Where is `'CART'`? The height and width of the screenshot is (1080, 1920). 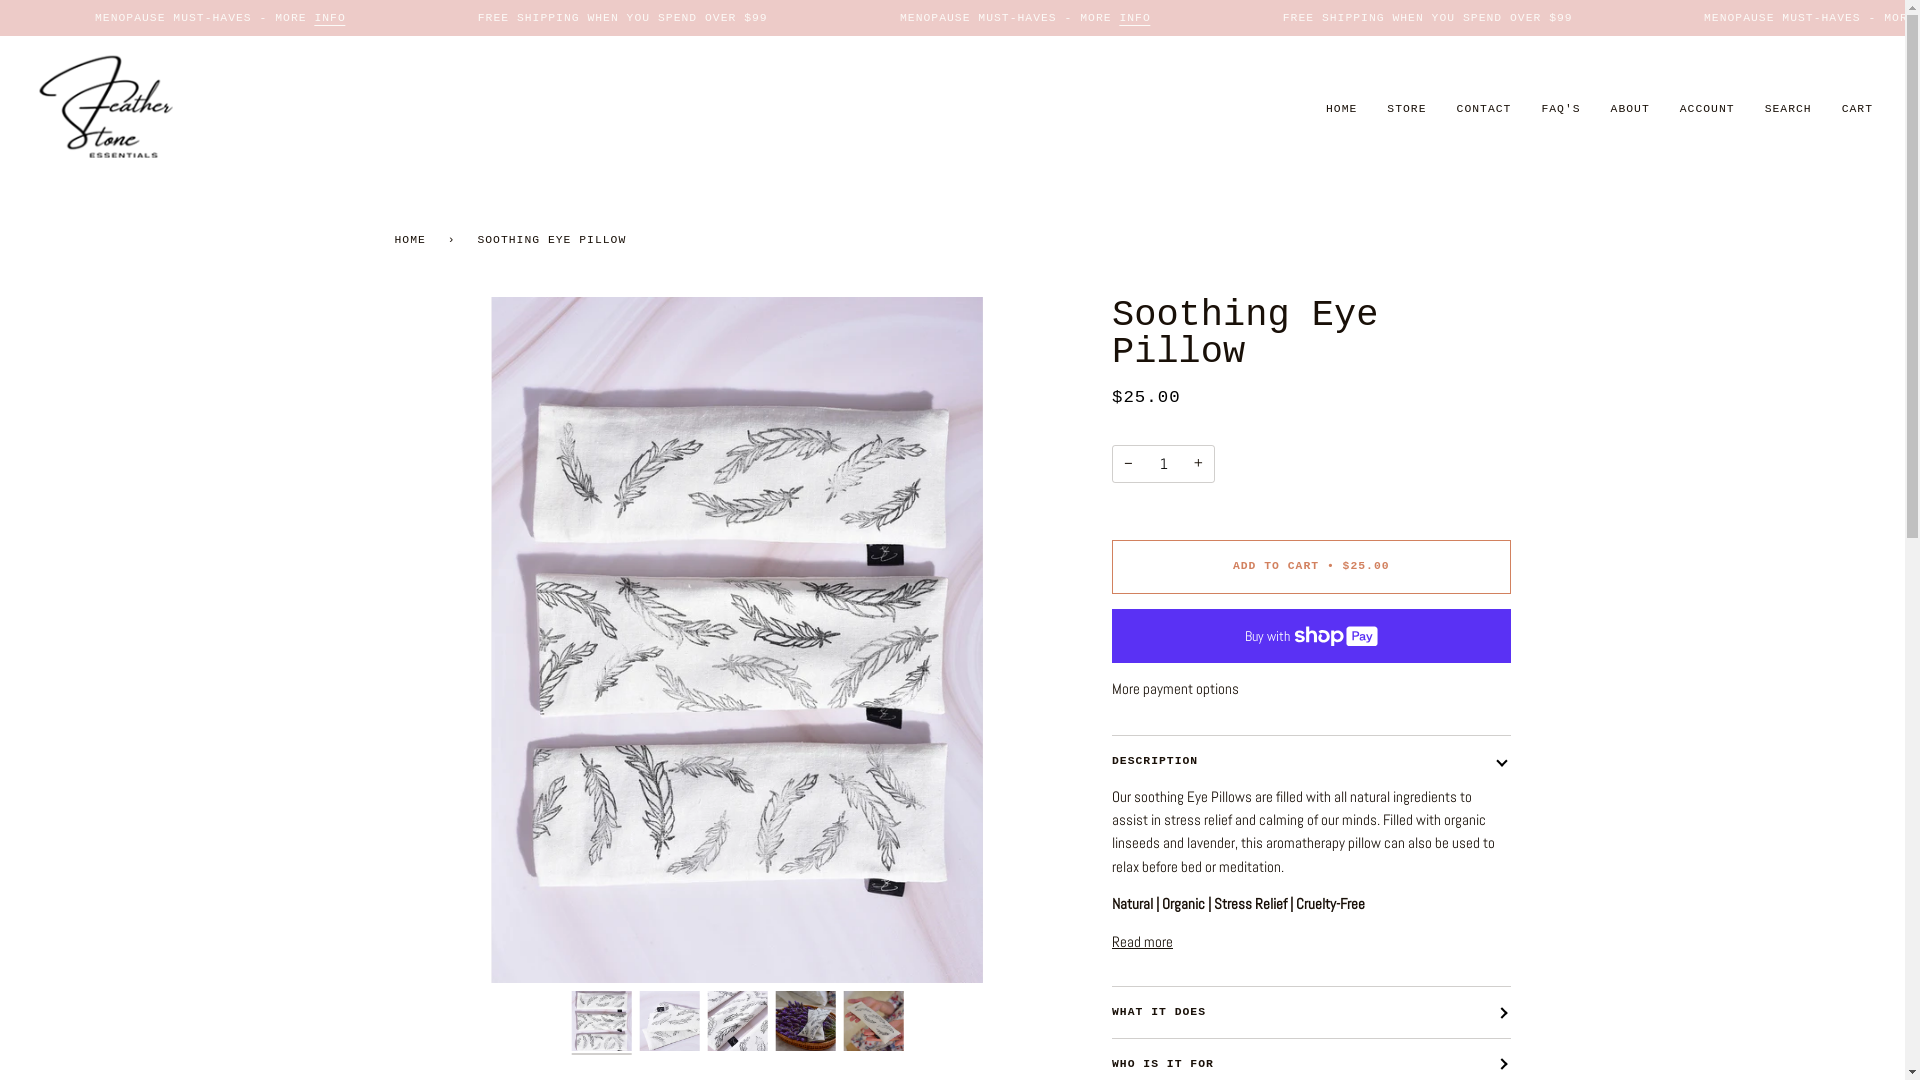 'CART' is located at coordinates (1856, 108).